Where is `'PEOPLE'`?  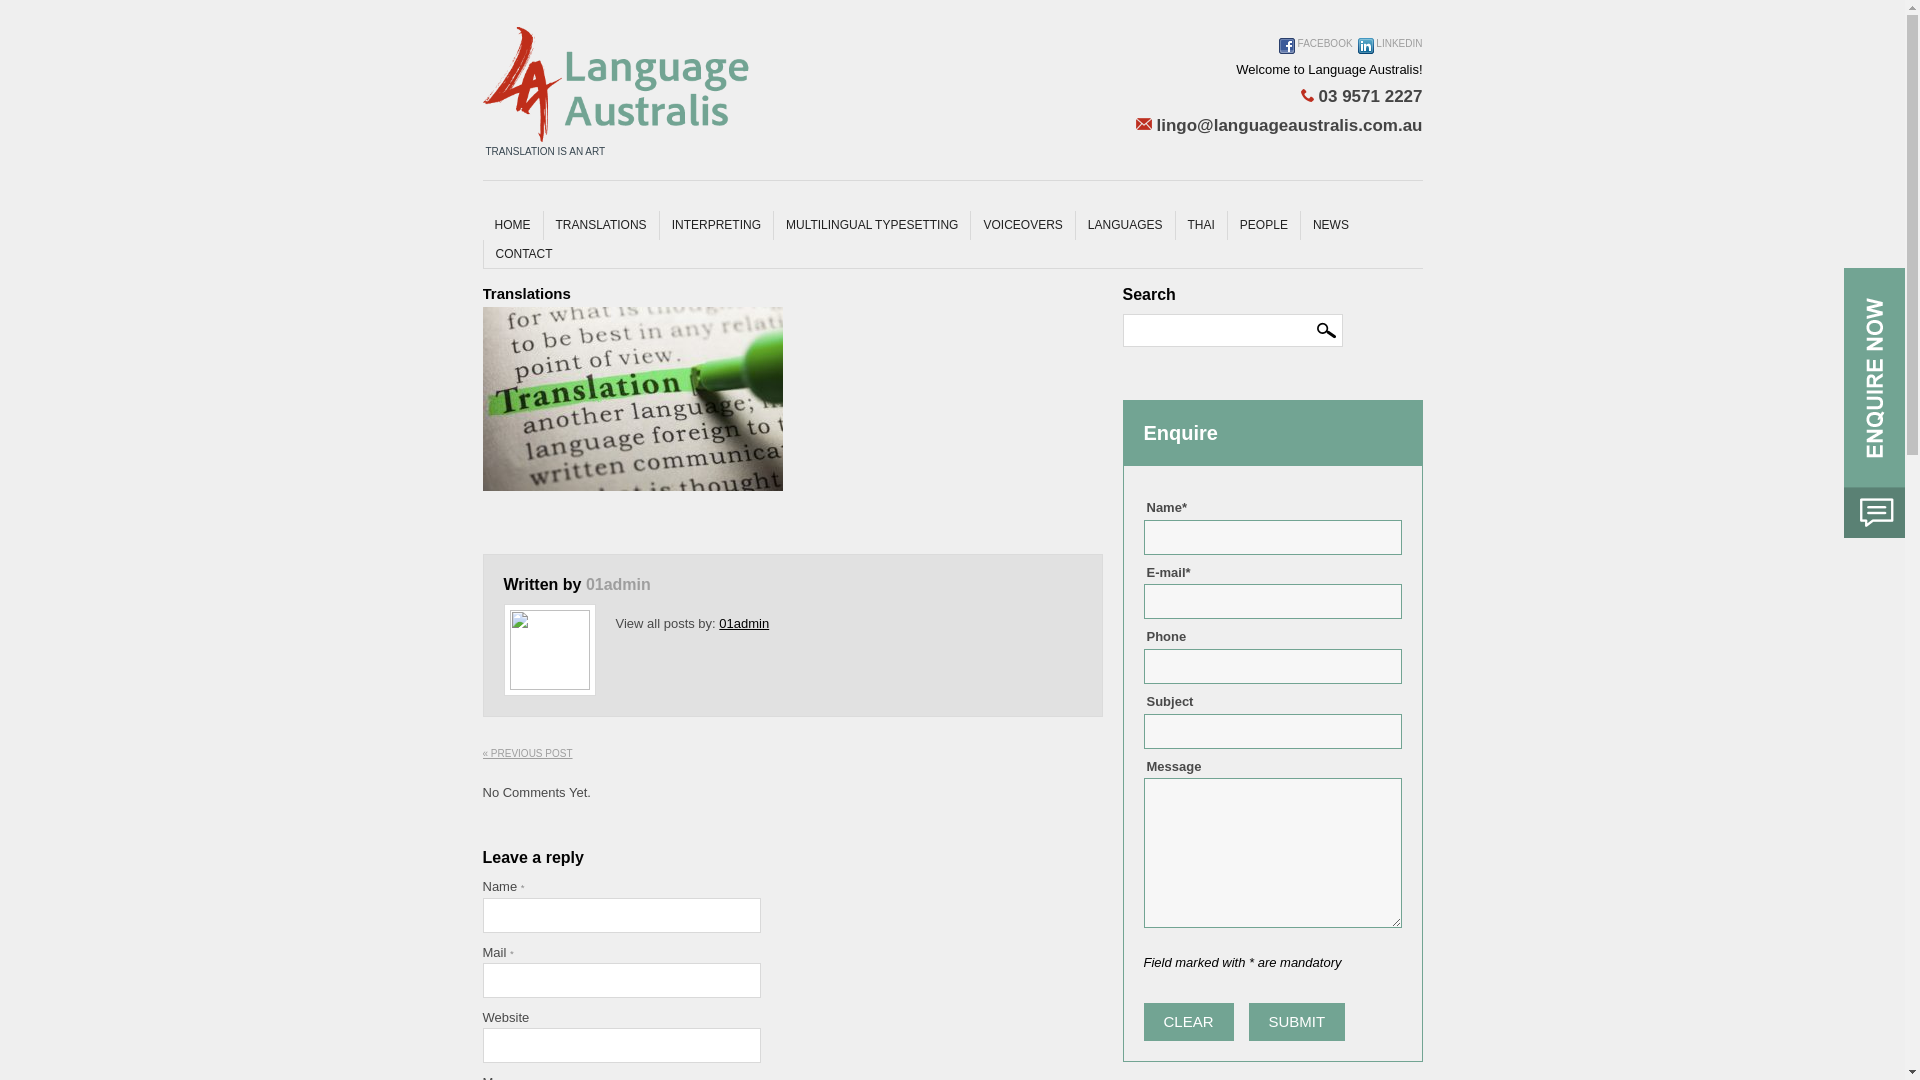
'PEOPLE' is located at coordinates (1226, 225).